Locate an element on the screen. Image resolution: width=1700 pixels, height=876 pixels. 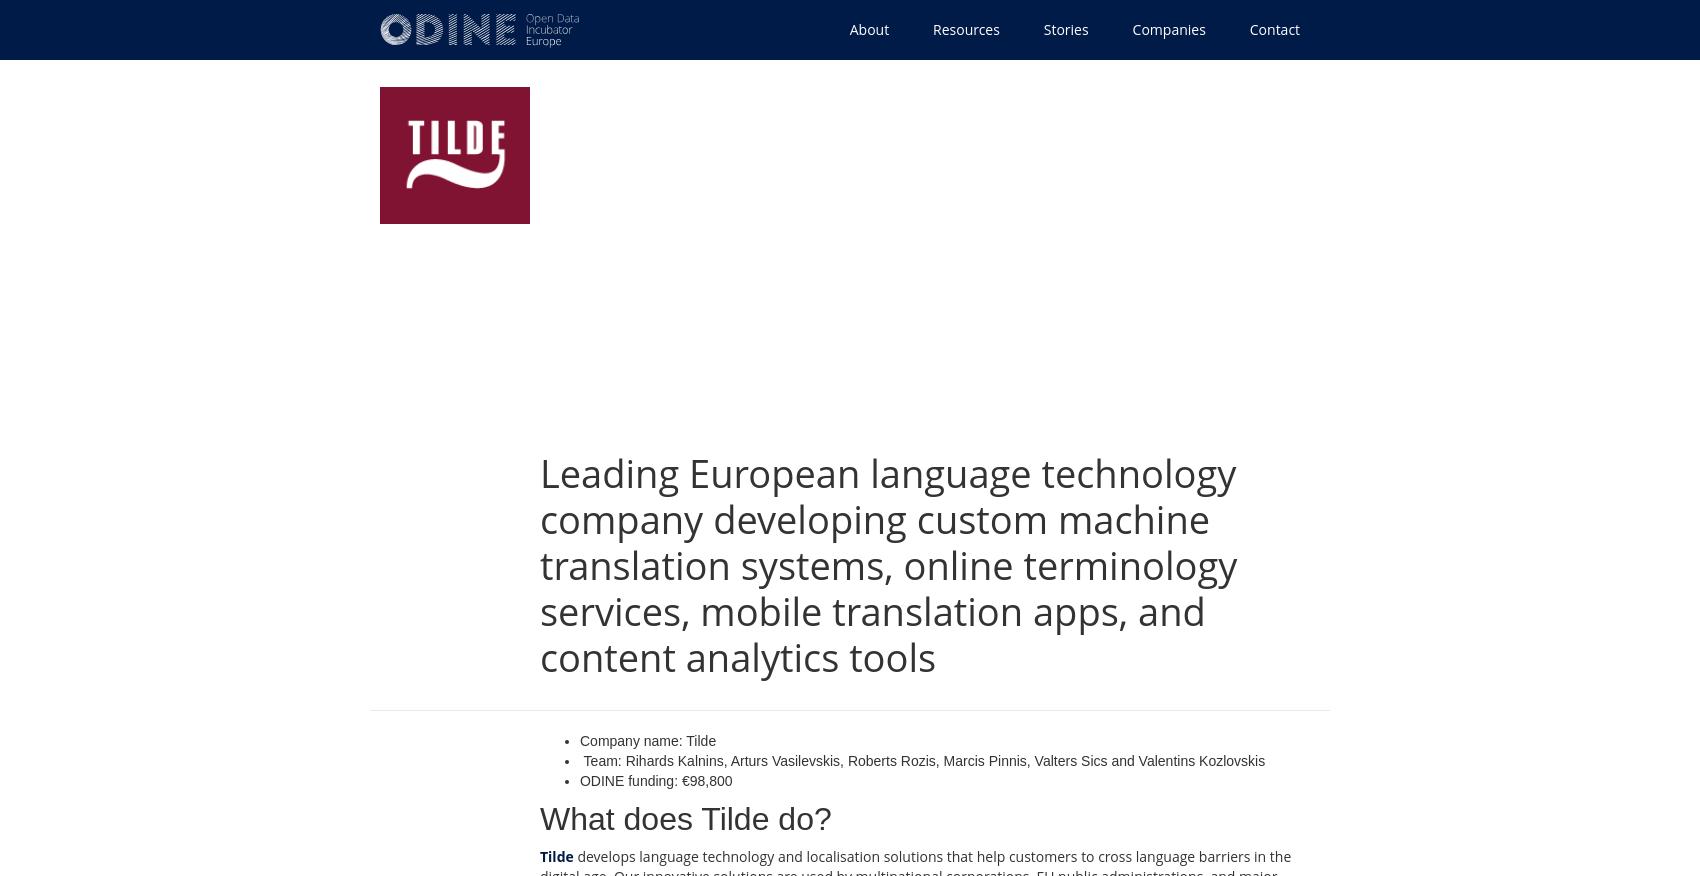
'ODINE funding: €98,800' is located at coordinates (655, 780).